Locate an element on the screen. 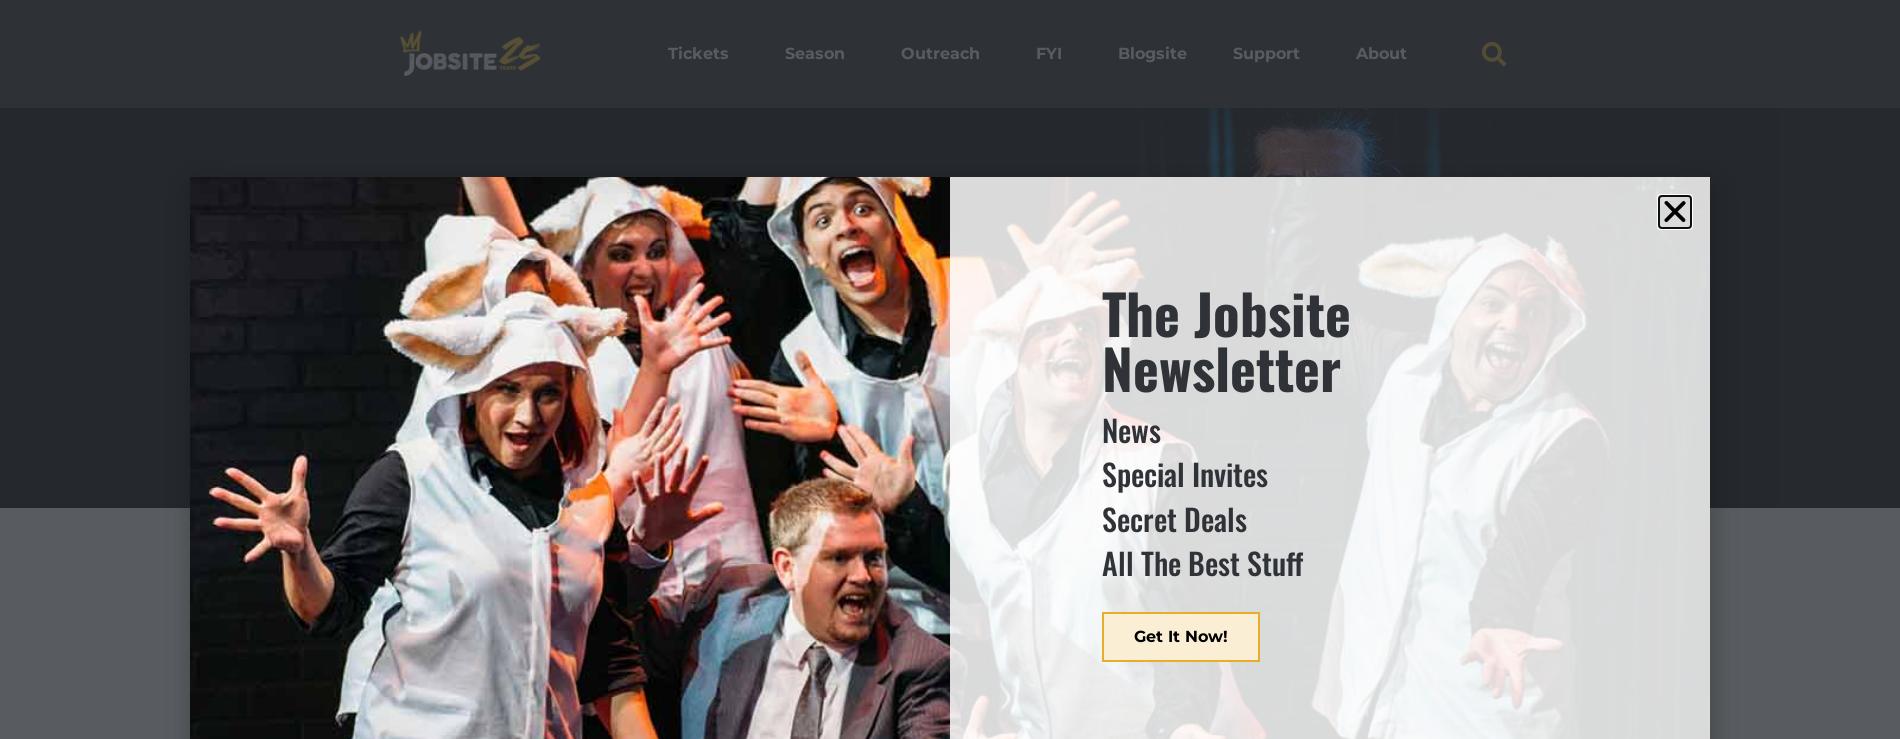  'Ensemble' is located at coordinates (431, 672).